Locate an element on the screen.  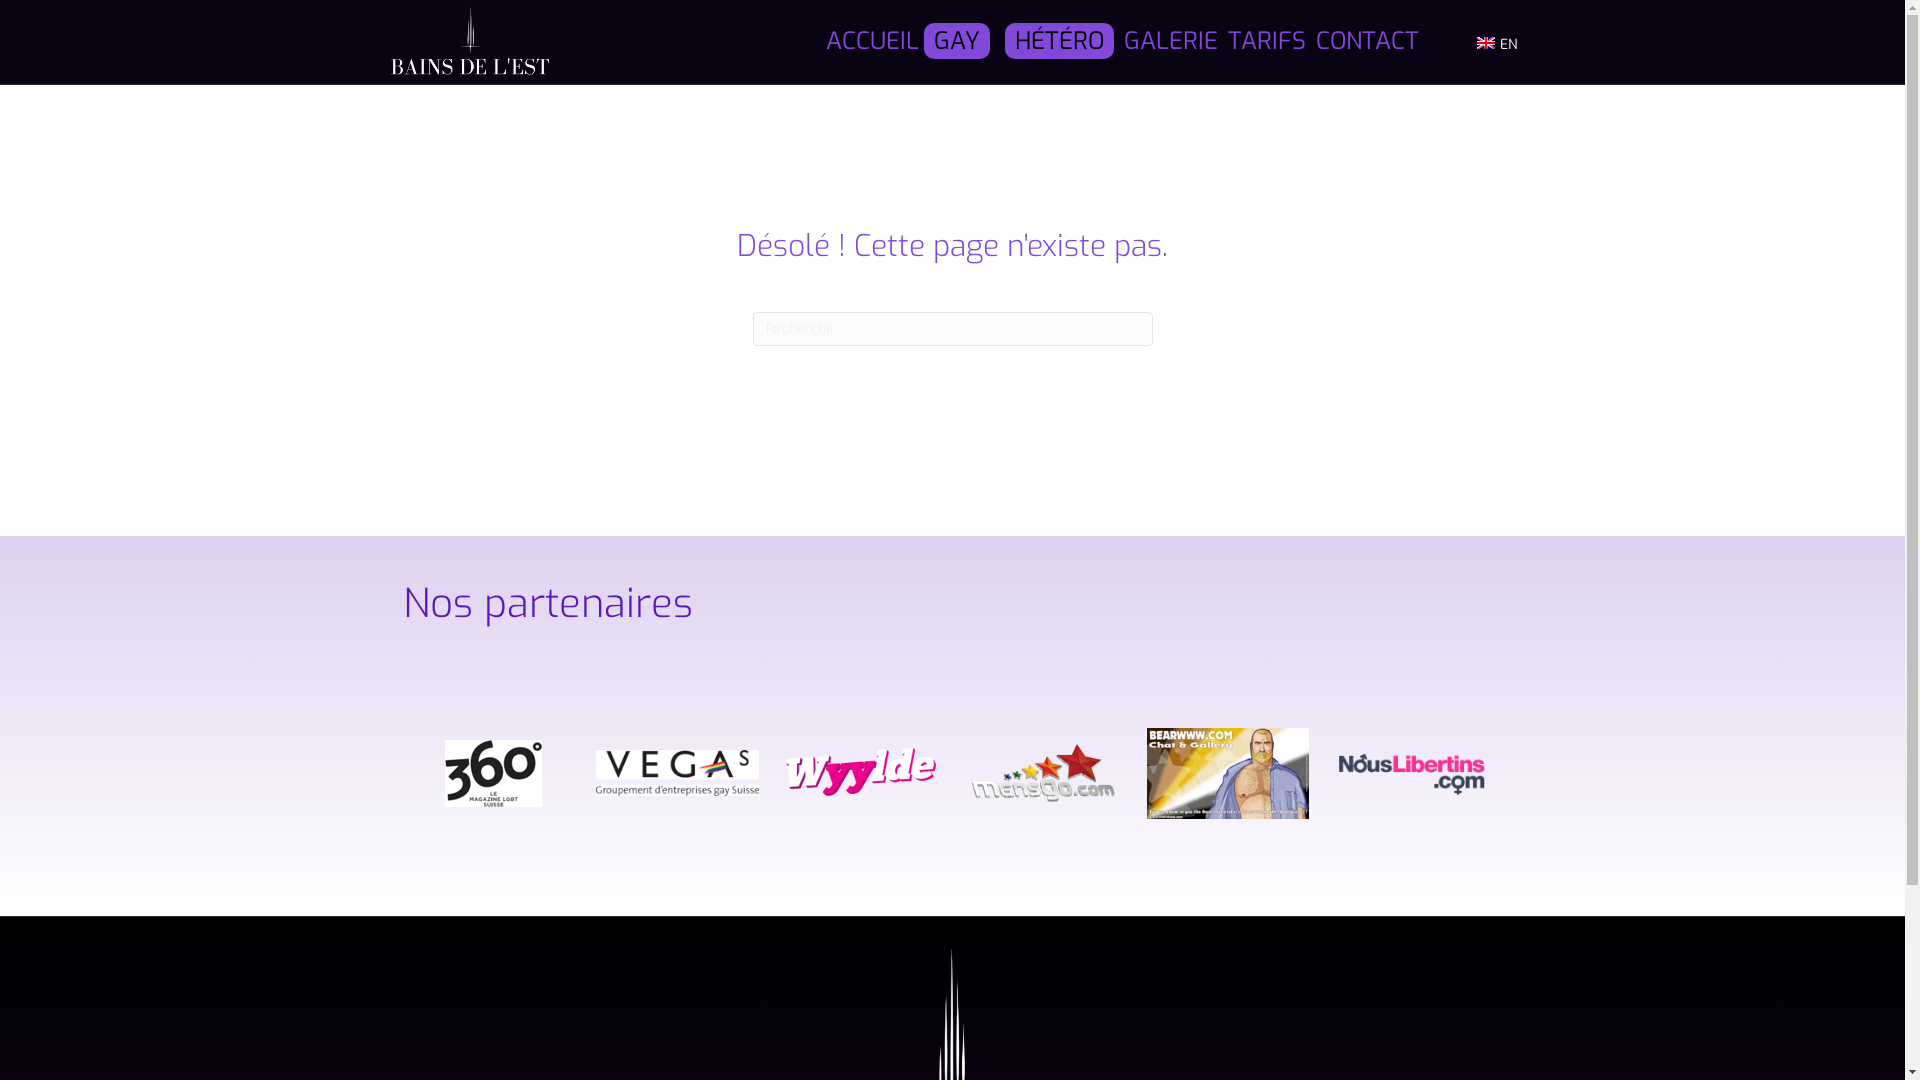
'En' is located at coordinates (1486, 42).